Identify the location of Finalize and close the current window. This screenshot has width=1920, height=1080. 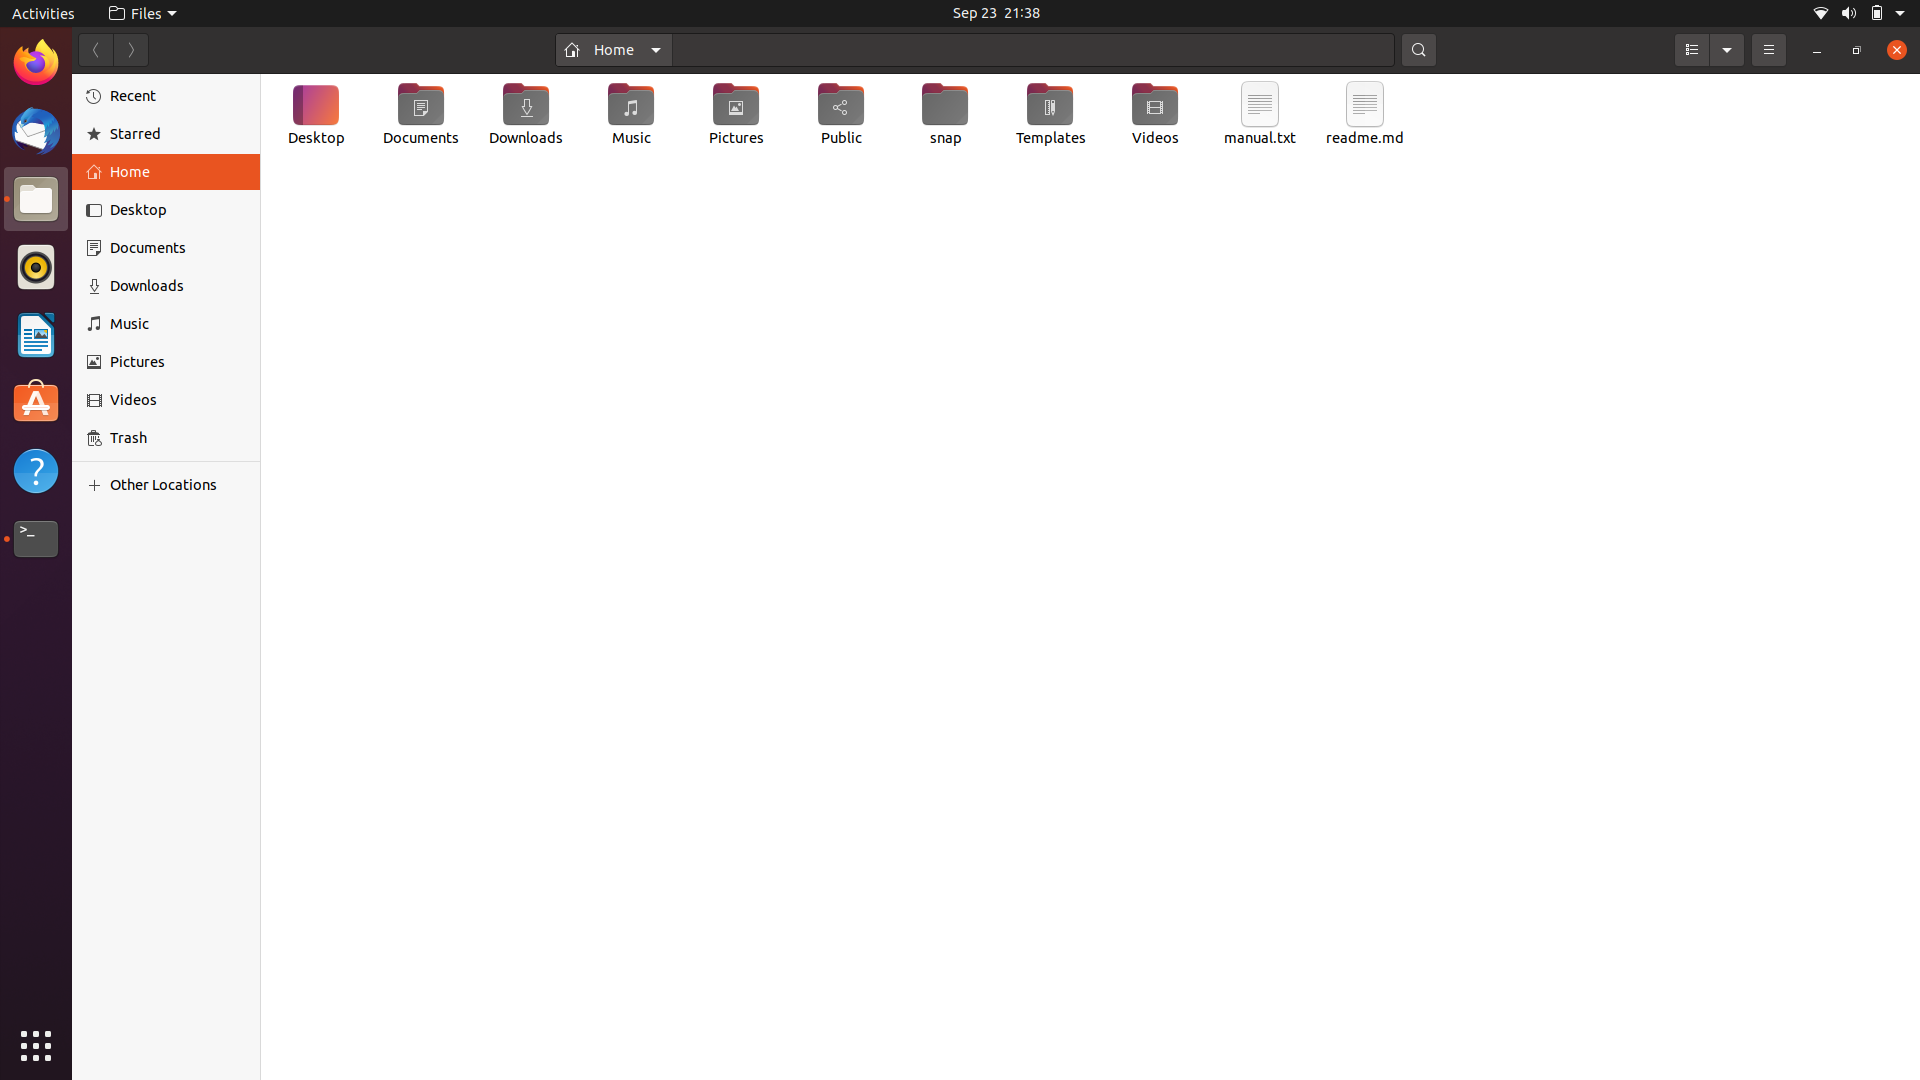
(1893, 50).